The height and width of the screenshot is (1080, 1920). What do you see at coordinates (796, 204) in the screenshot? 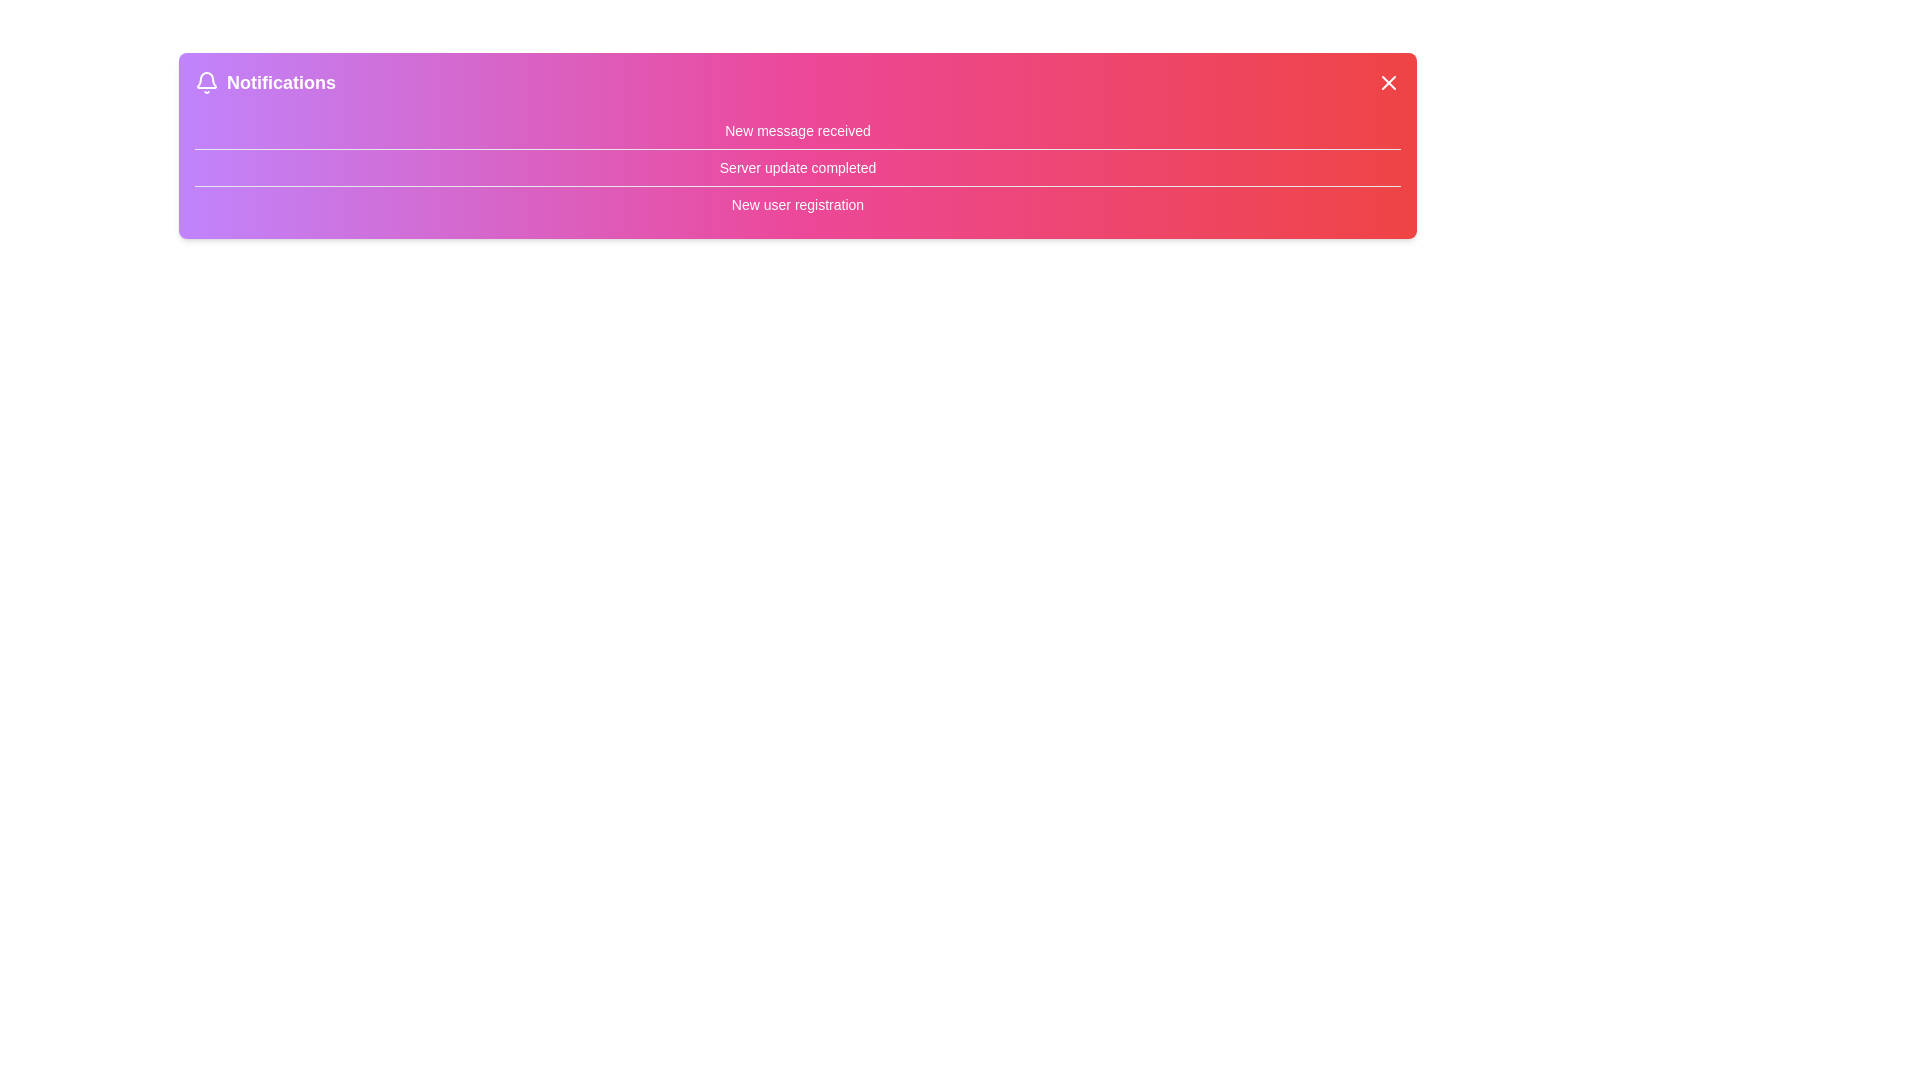
I see `the static text element displaying 'New user registration', which is positioned at the bottom of a notification list with a gradient background` at bounding box center [796, 204].